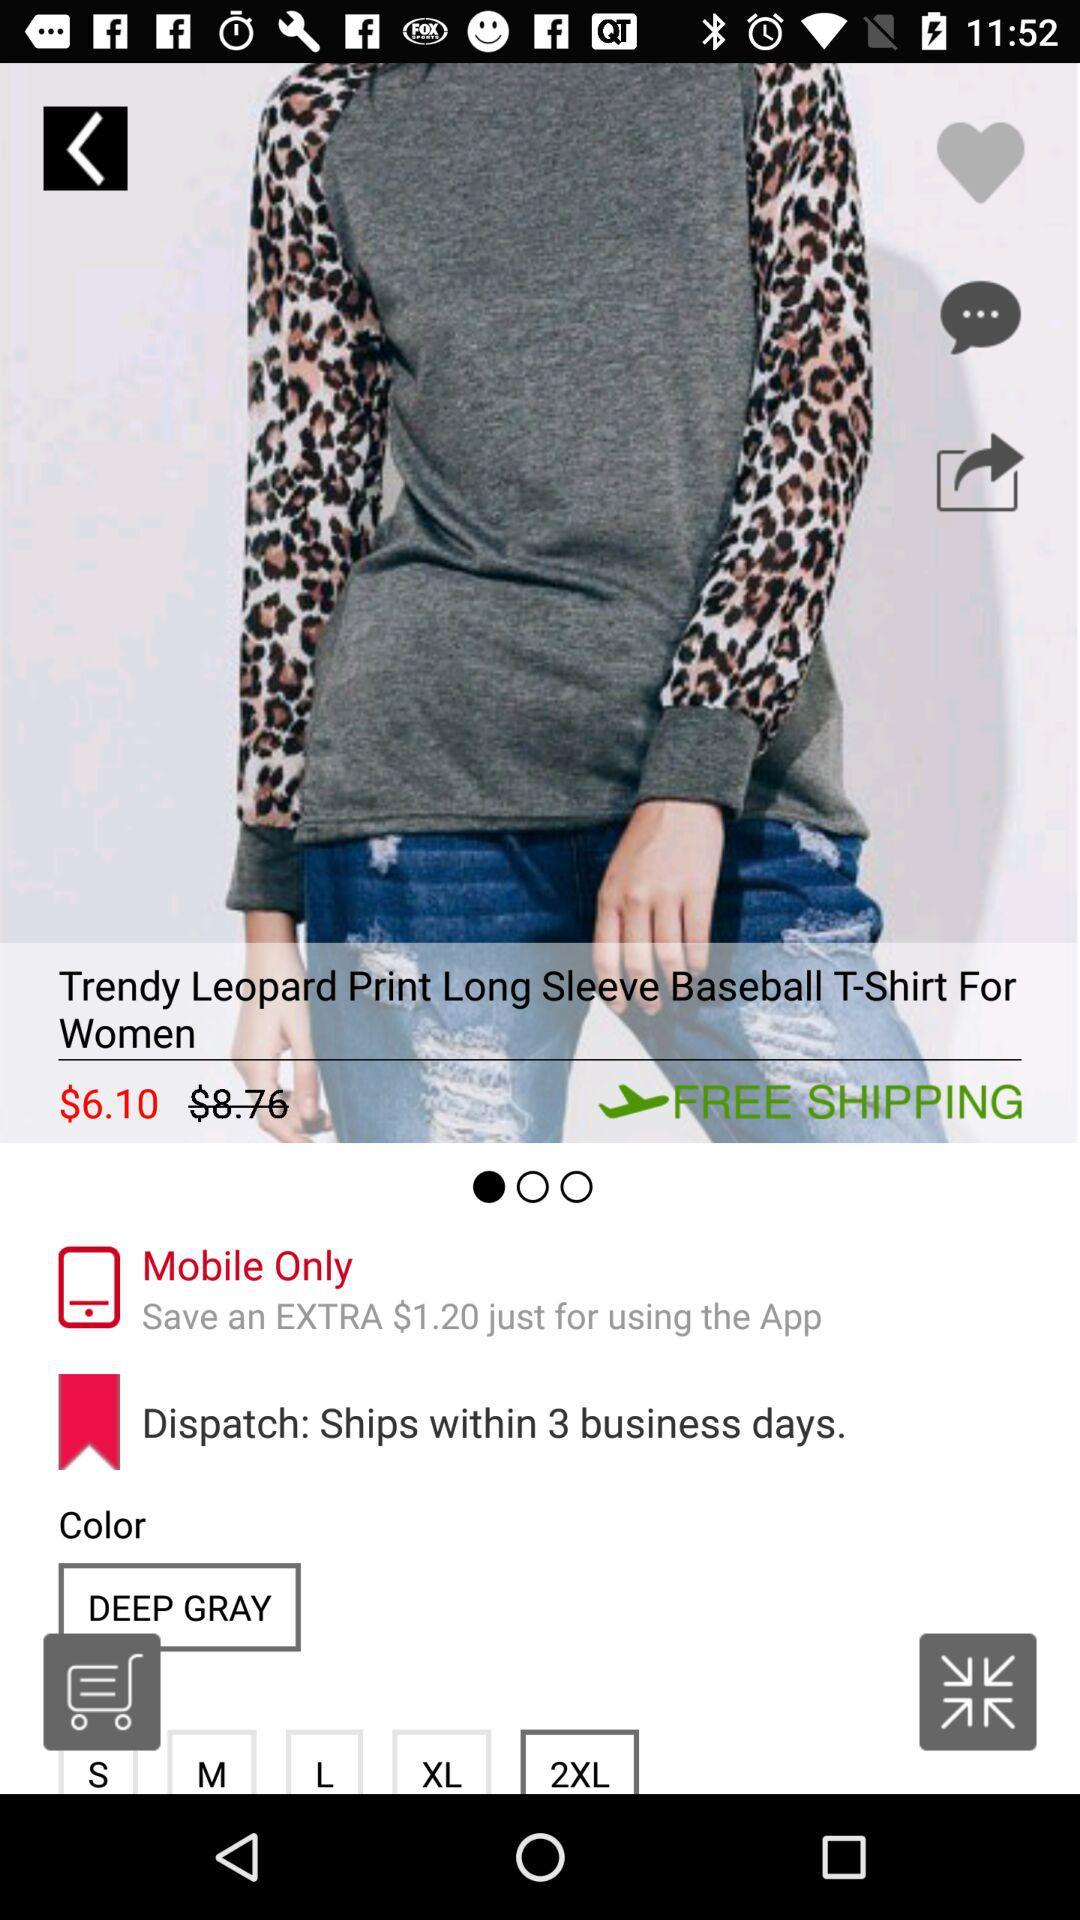  What do you see at coordinates (440, 1761) in the screenshot?
I see `icon below the dispatch ships within item` at bounding box center [440, 1761].